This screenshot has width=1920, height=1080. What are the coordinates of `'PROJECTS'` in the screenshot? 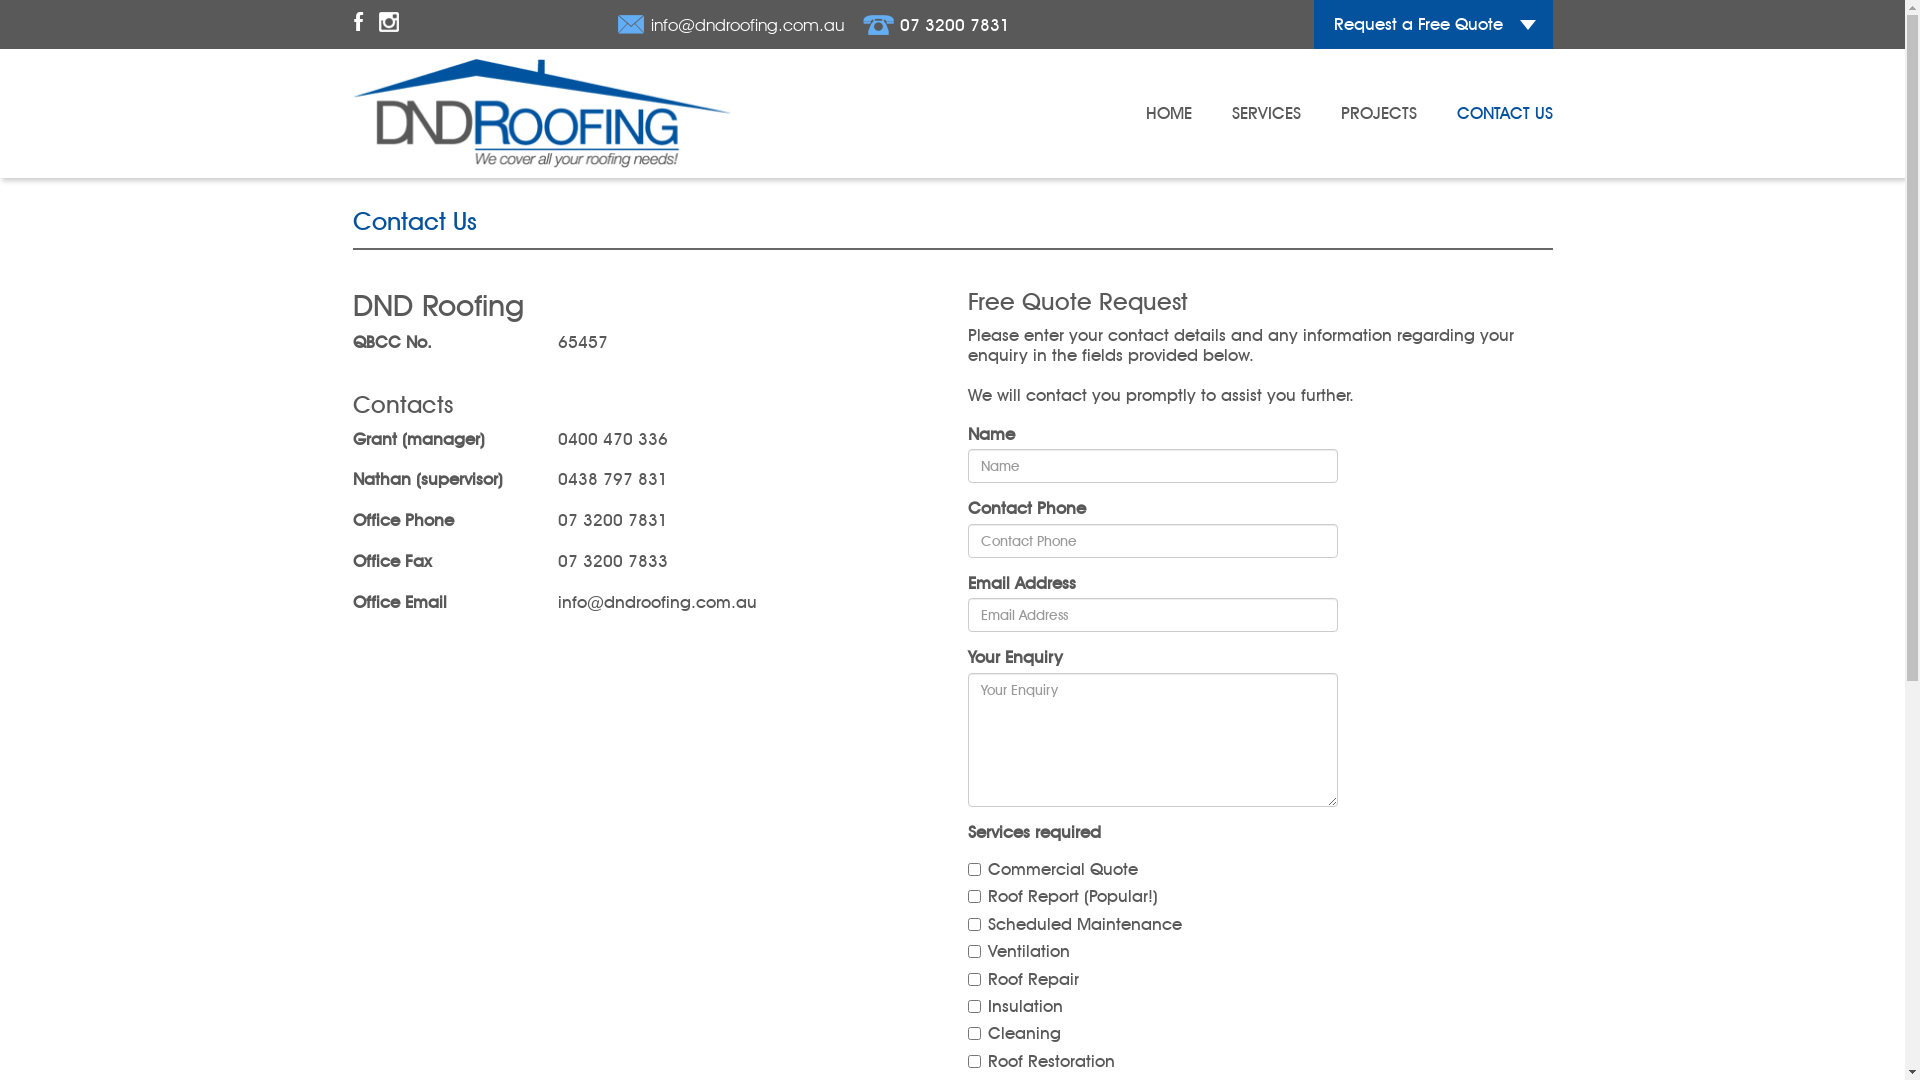 It's located at (1376, 112).